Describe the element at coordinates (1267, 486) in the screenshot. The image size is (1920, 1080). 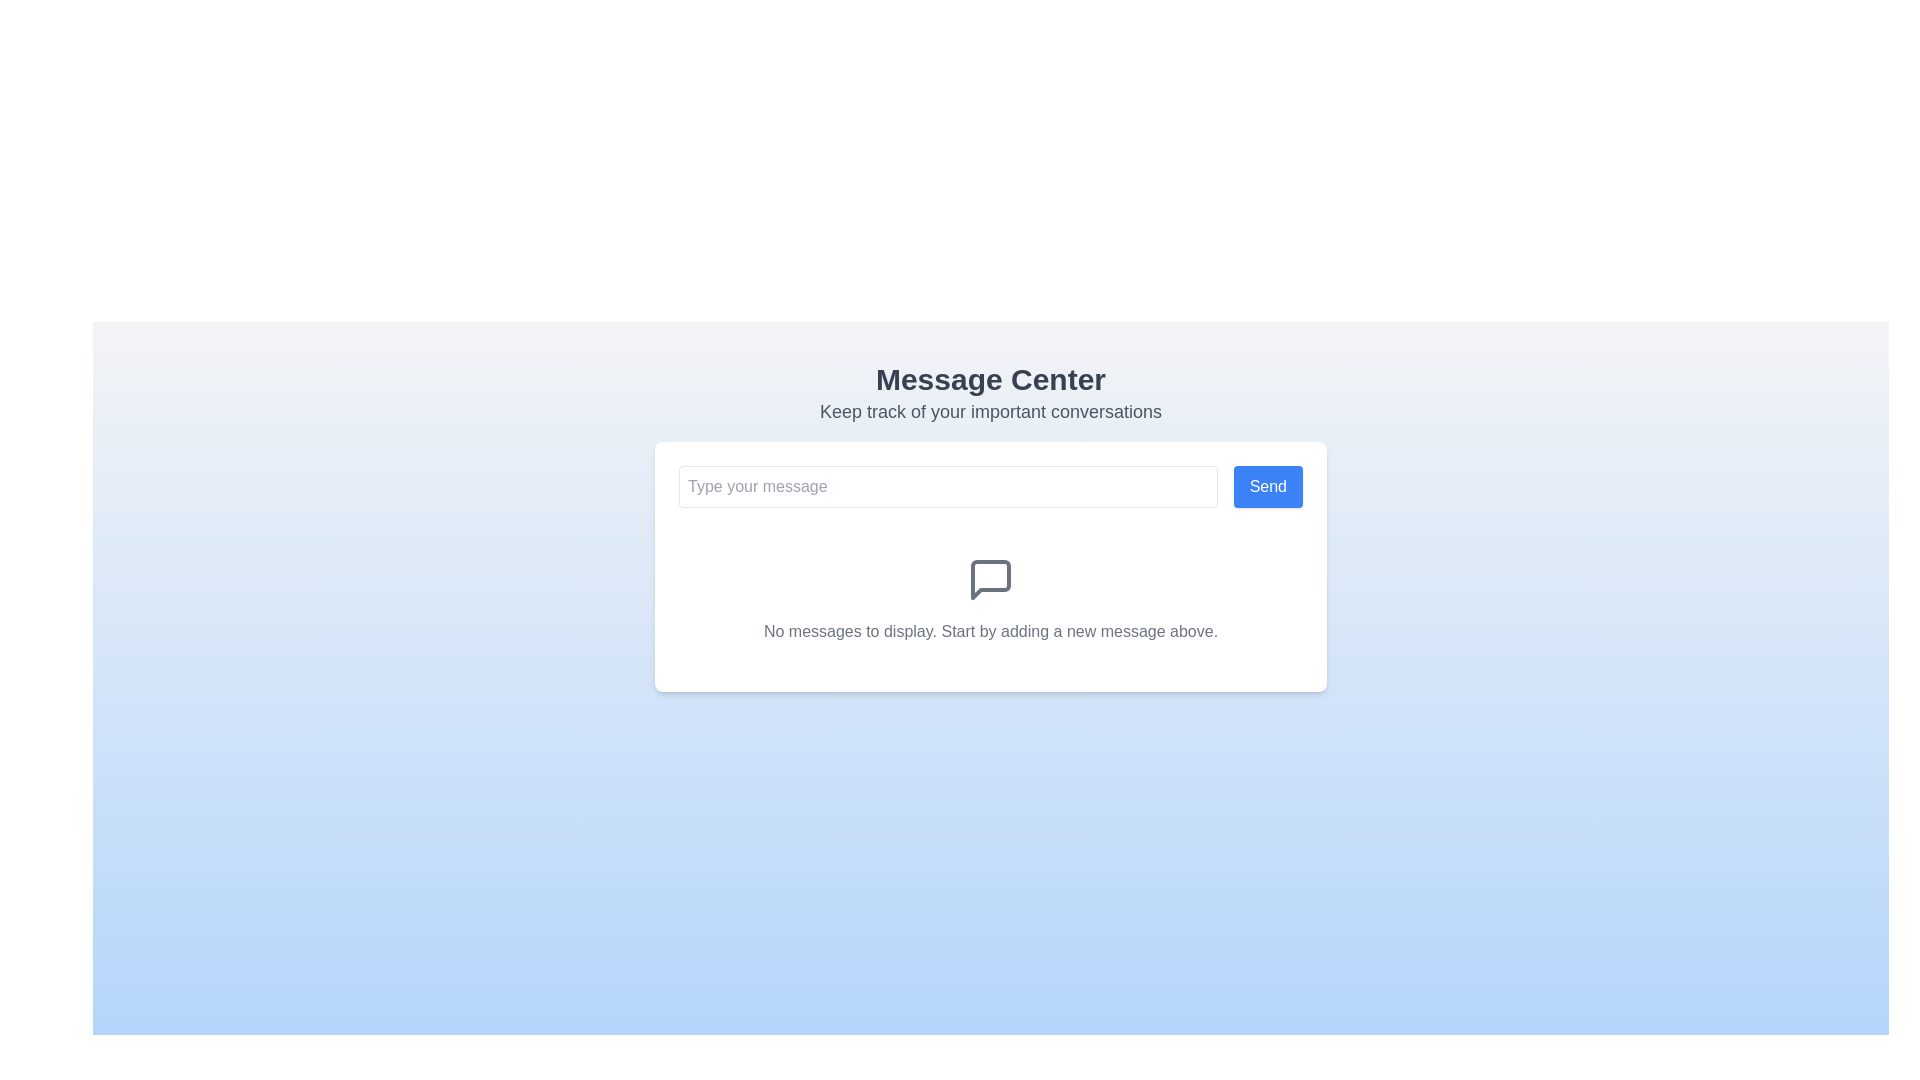
I see `the rectangular blue button labeled 'Send' to observe the hover effect, which changes the button's color to a lighter blue` at that location.